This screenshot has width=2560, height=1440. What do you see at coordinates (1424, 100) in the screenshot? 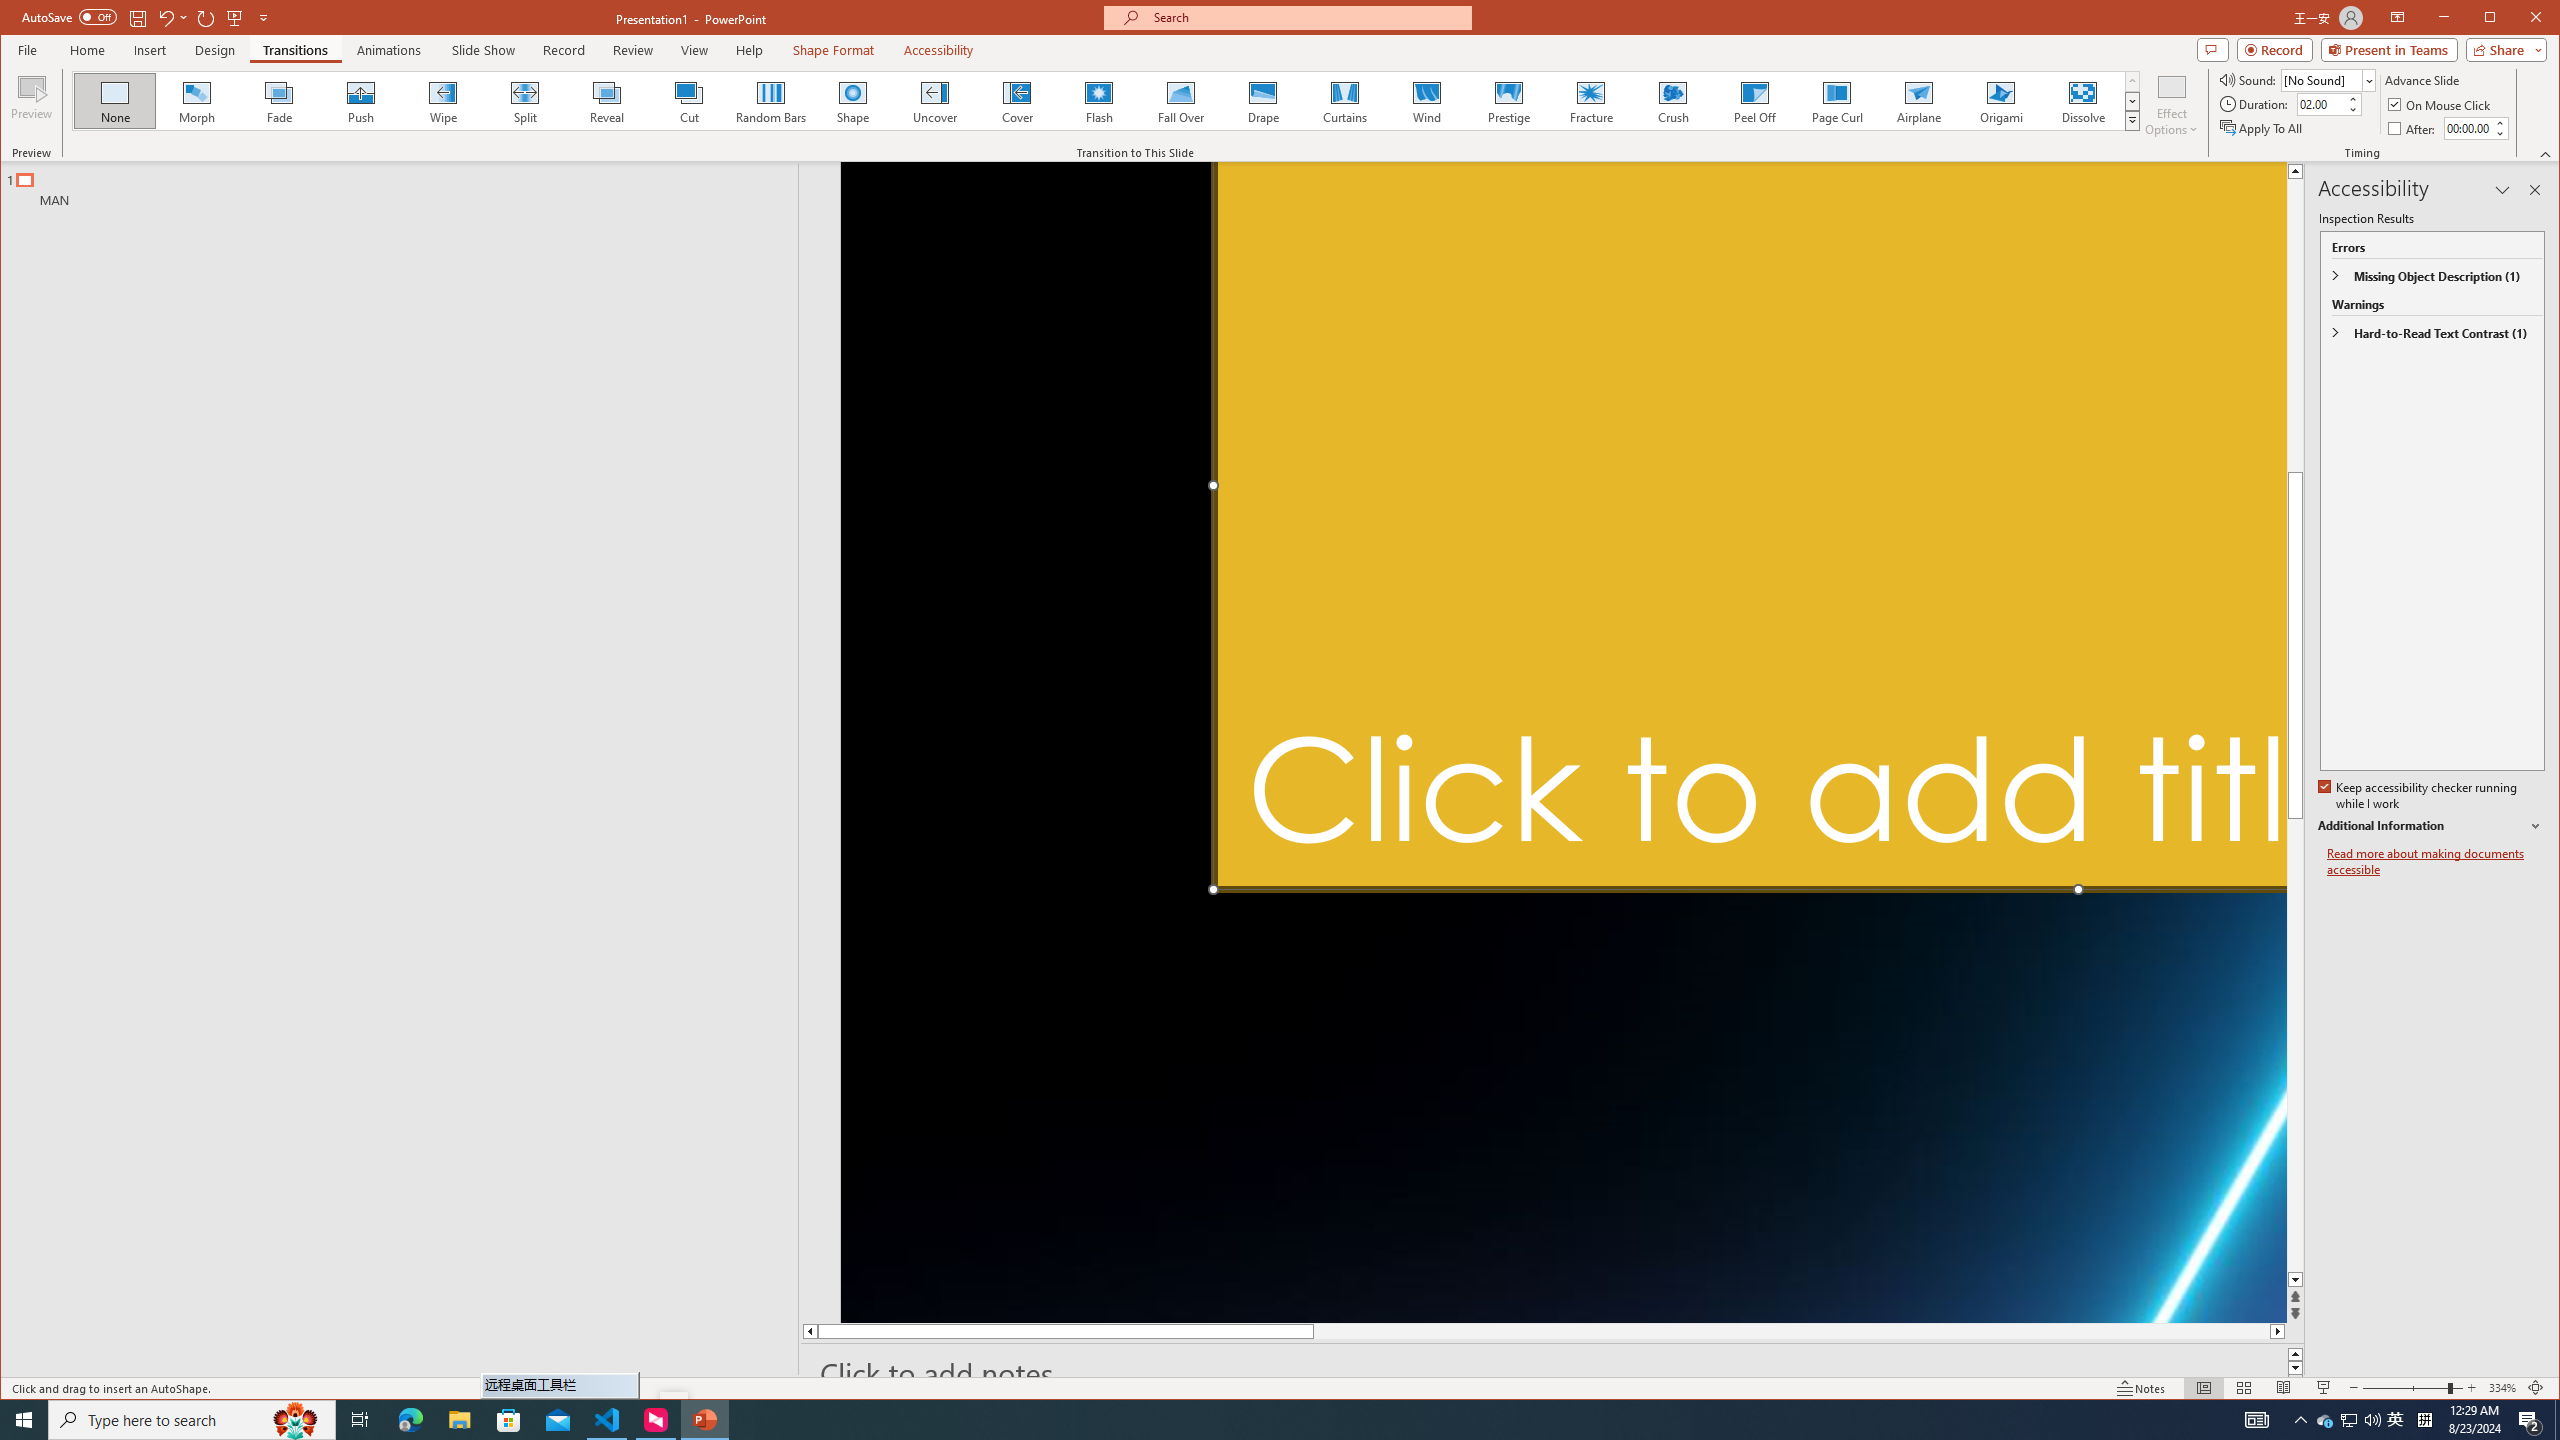
I see `'Wind'` at bounding box center [1424, 100].